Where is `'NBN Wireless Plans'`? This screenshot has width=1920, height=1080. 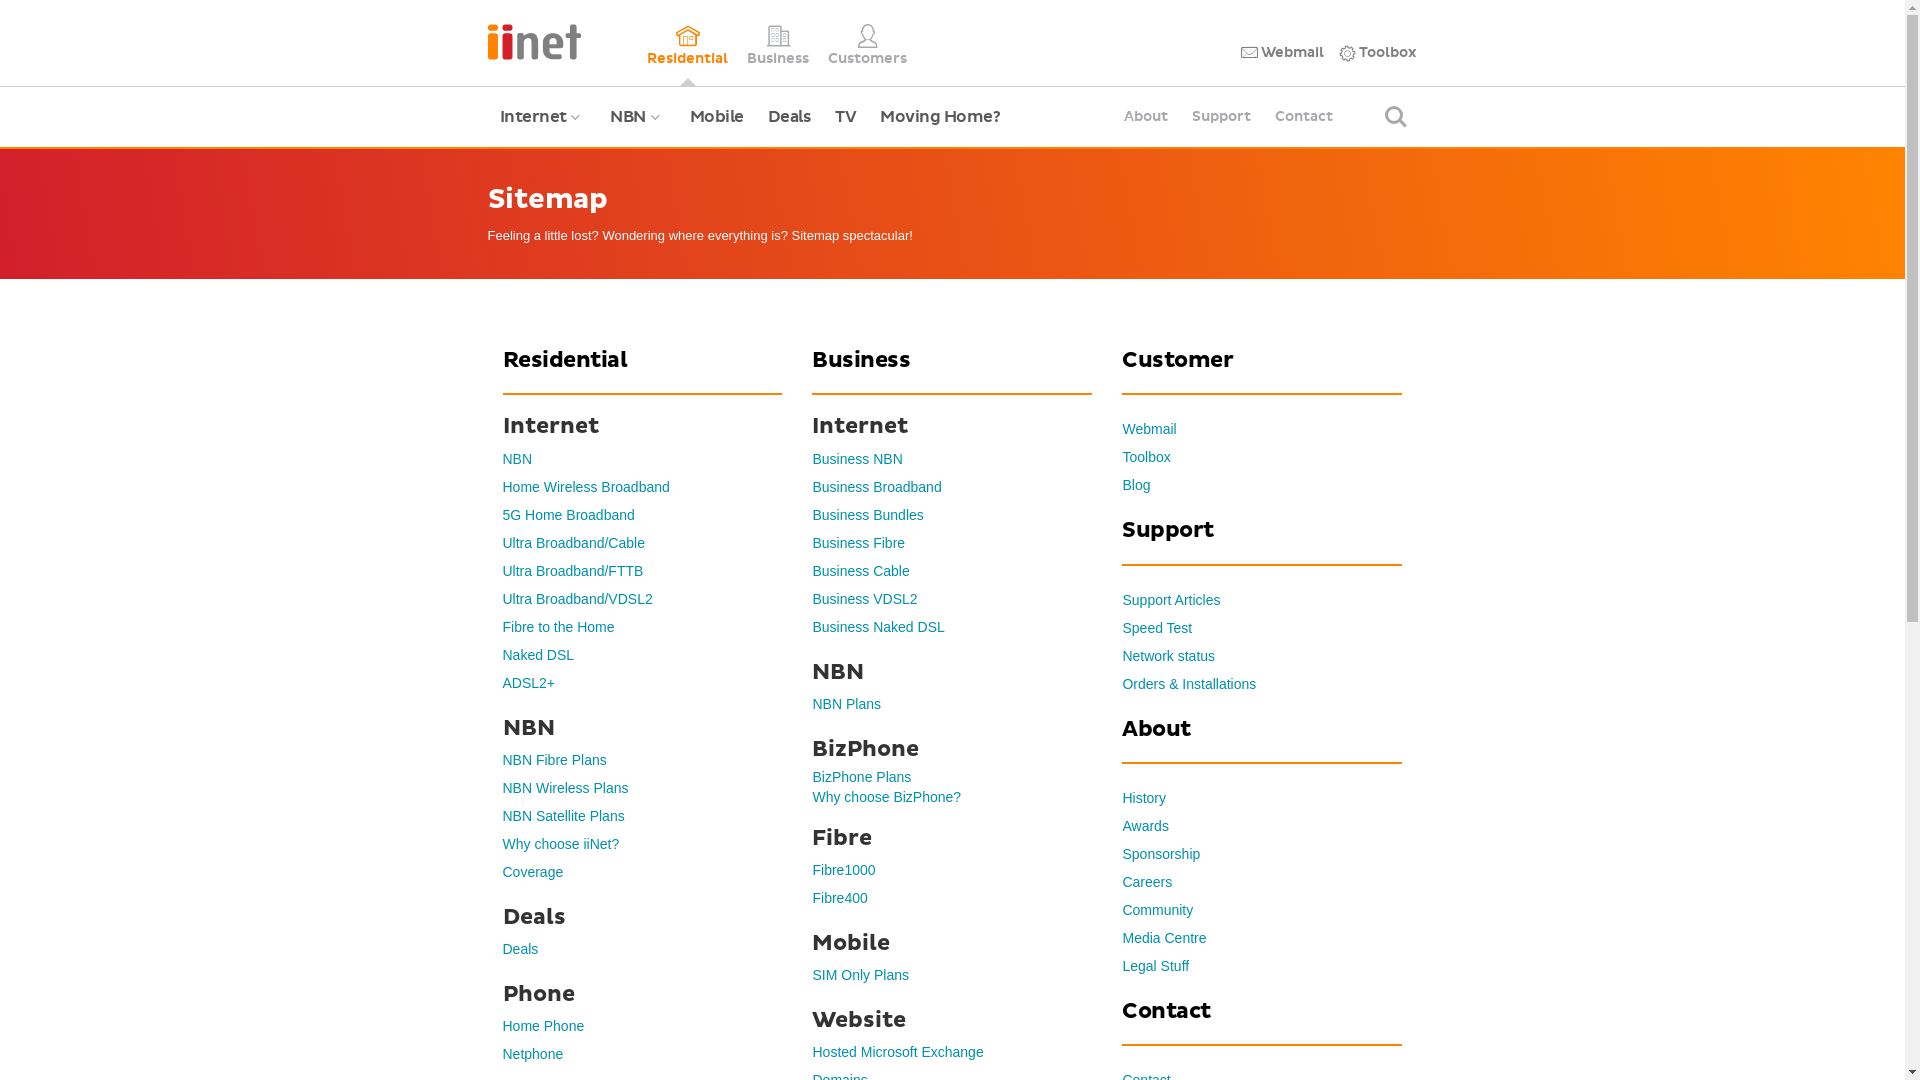 'NBN Wireless Plans' is located at coordinates (564, 786).